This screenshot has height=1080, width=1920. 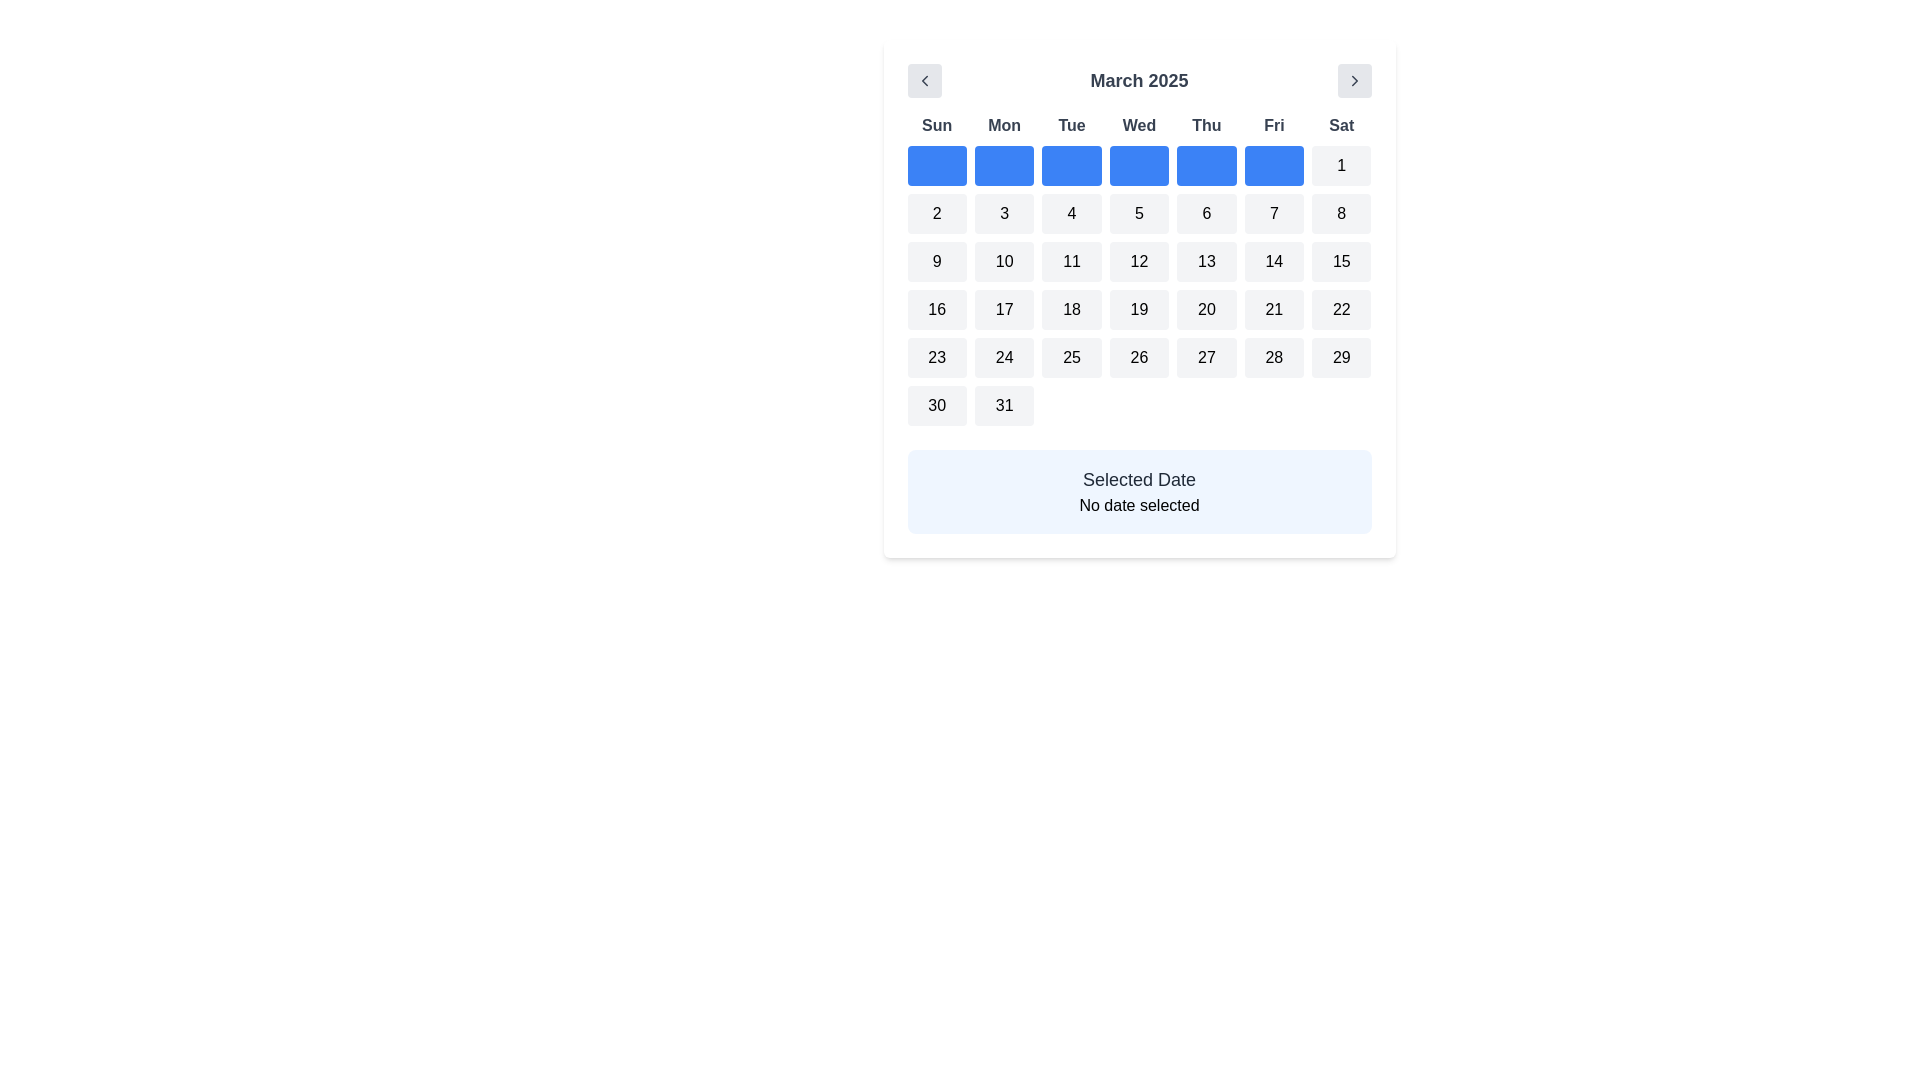 I want to click on the chevron icon located at the top left of the interface above the calendar display, so click(x=923, y=80).